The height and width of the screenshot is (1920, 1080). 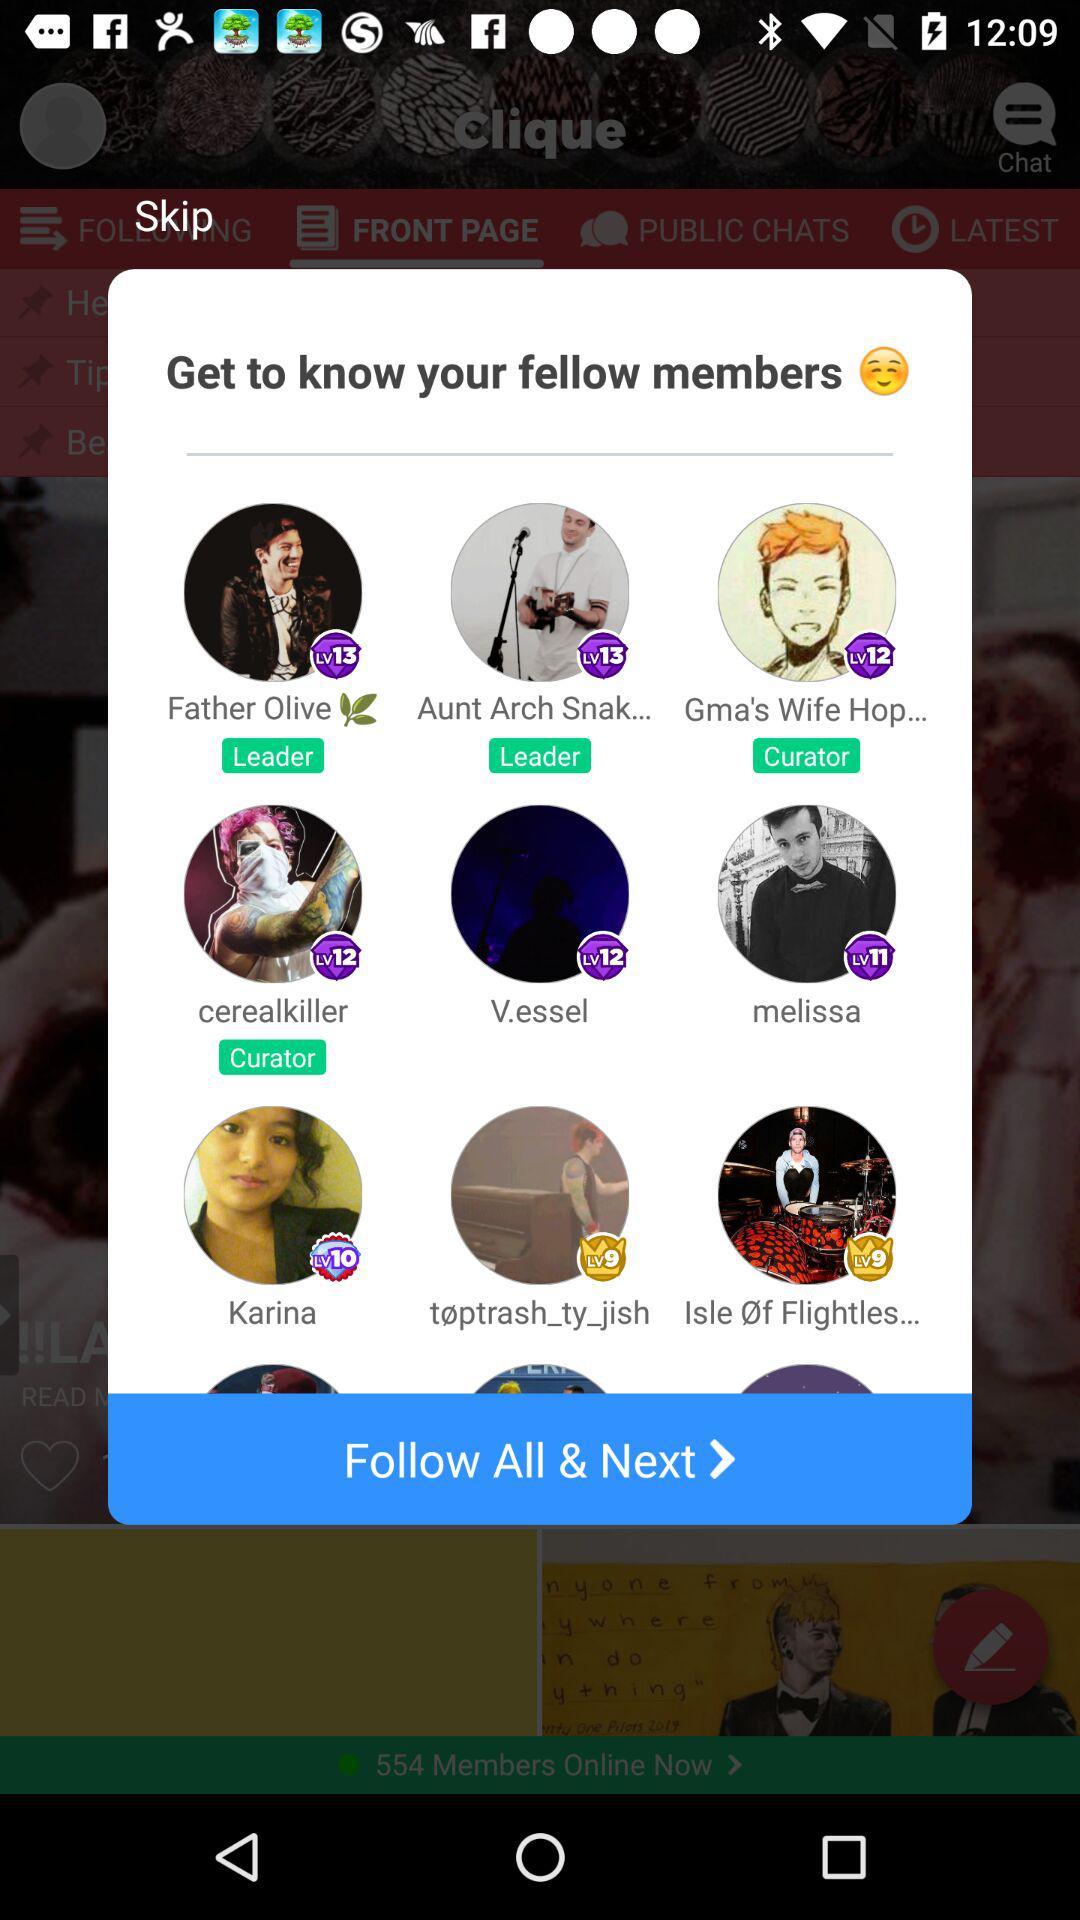 I want to click on skip icon, so click(x=172, y=214).